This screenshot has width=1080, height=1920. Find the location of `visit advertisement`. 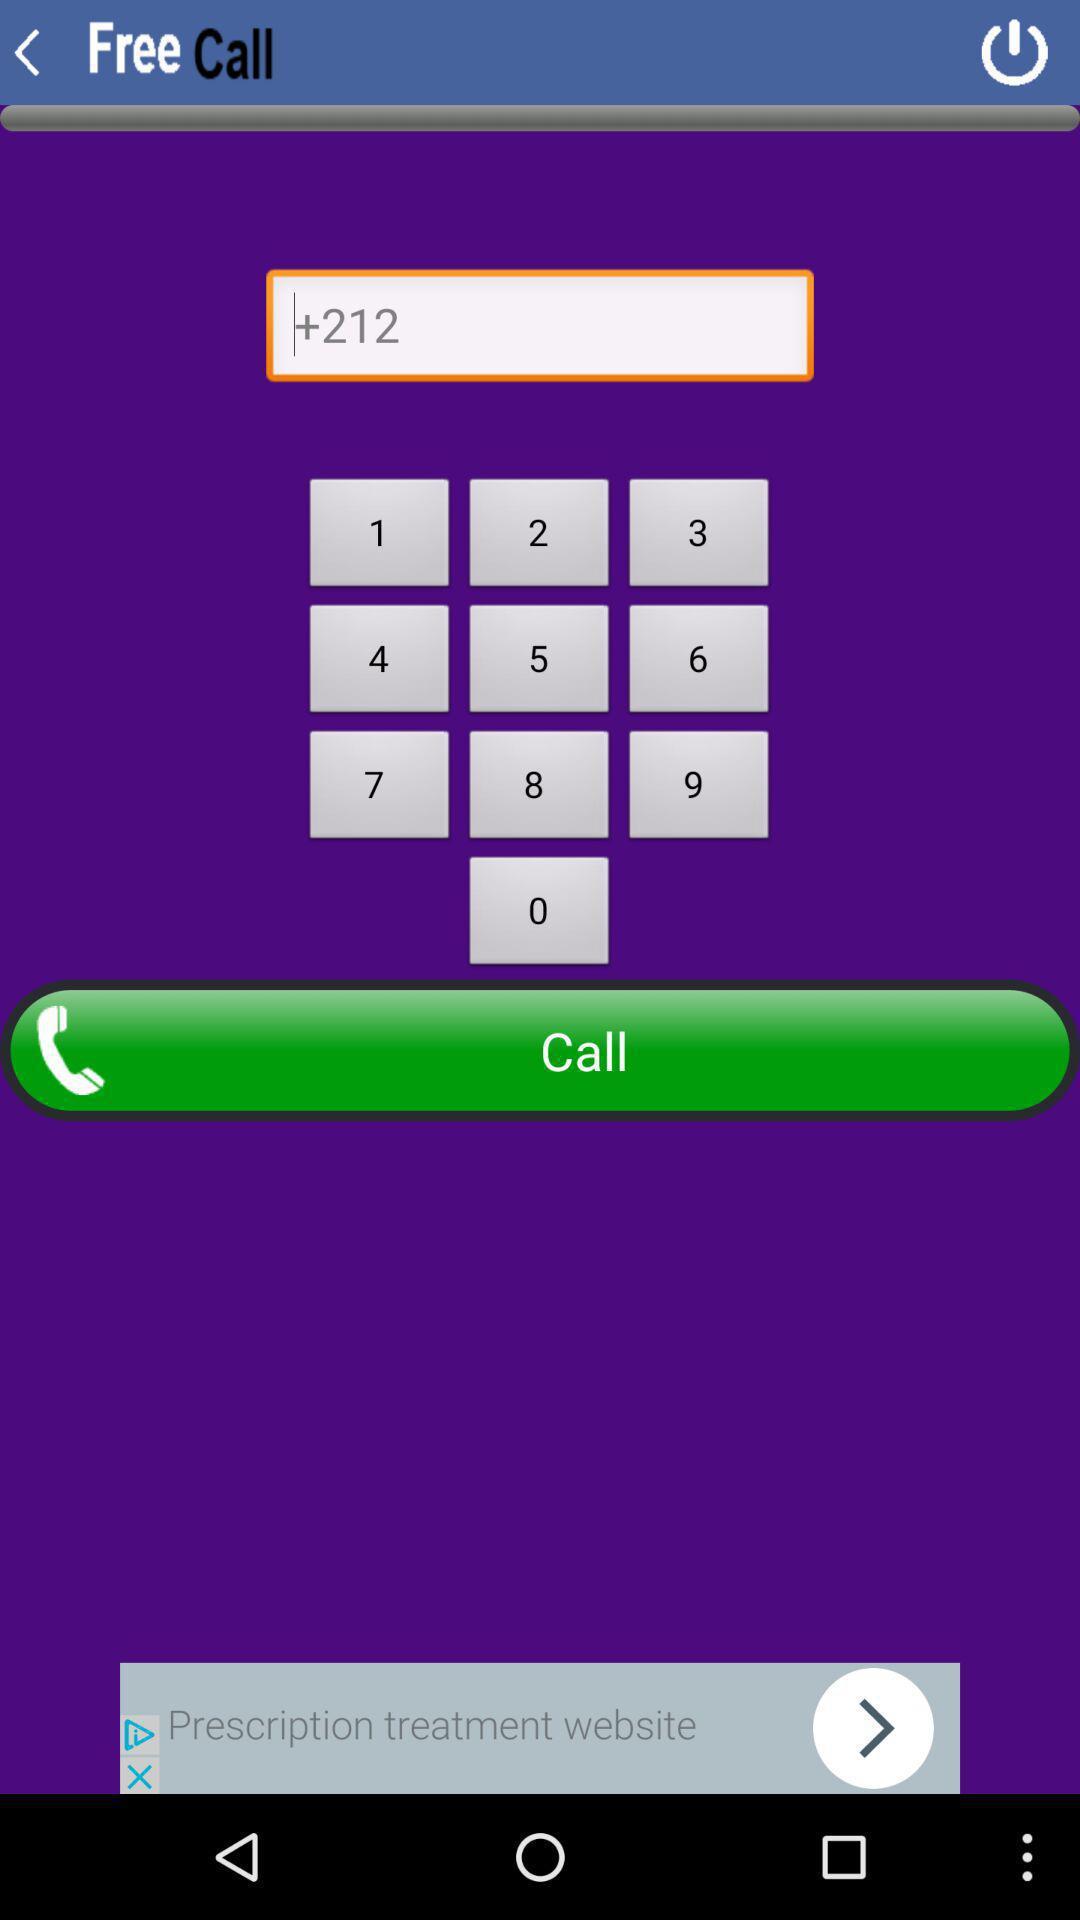

visit advertisement is located at coordinates (540, 1727).